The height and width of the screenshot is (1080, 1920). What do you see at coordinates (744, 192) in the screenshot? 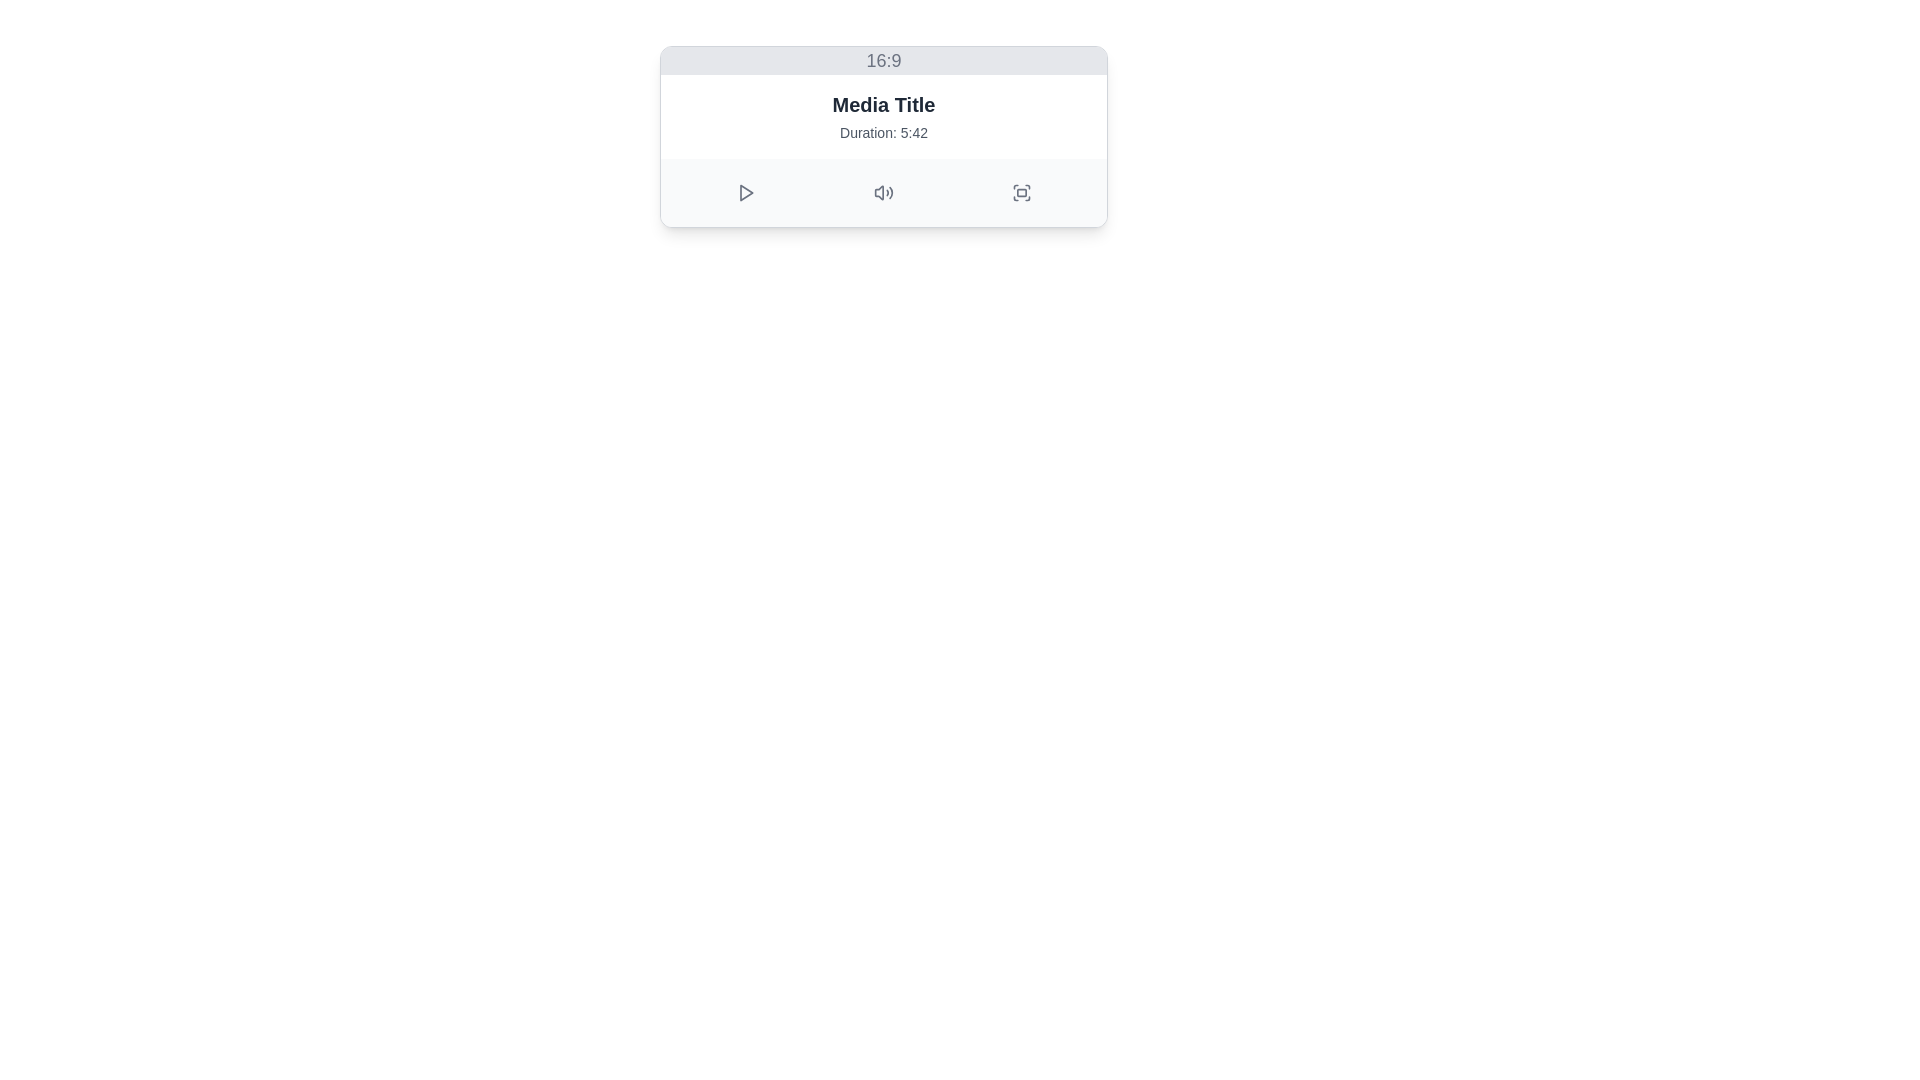
I see `the triangular play icon button located on the left side of the horizontal media control interface` at bounding box center [744, 192].